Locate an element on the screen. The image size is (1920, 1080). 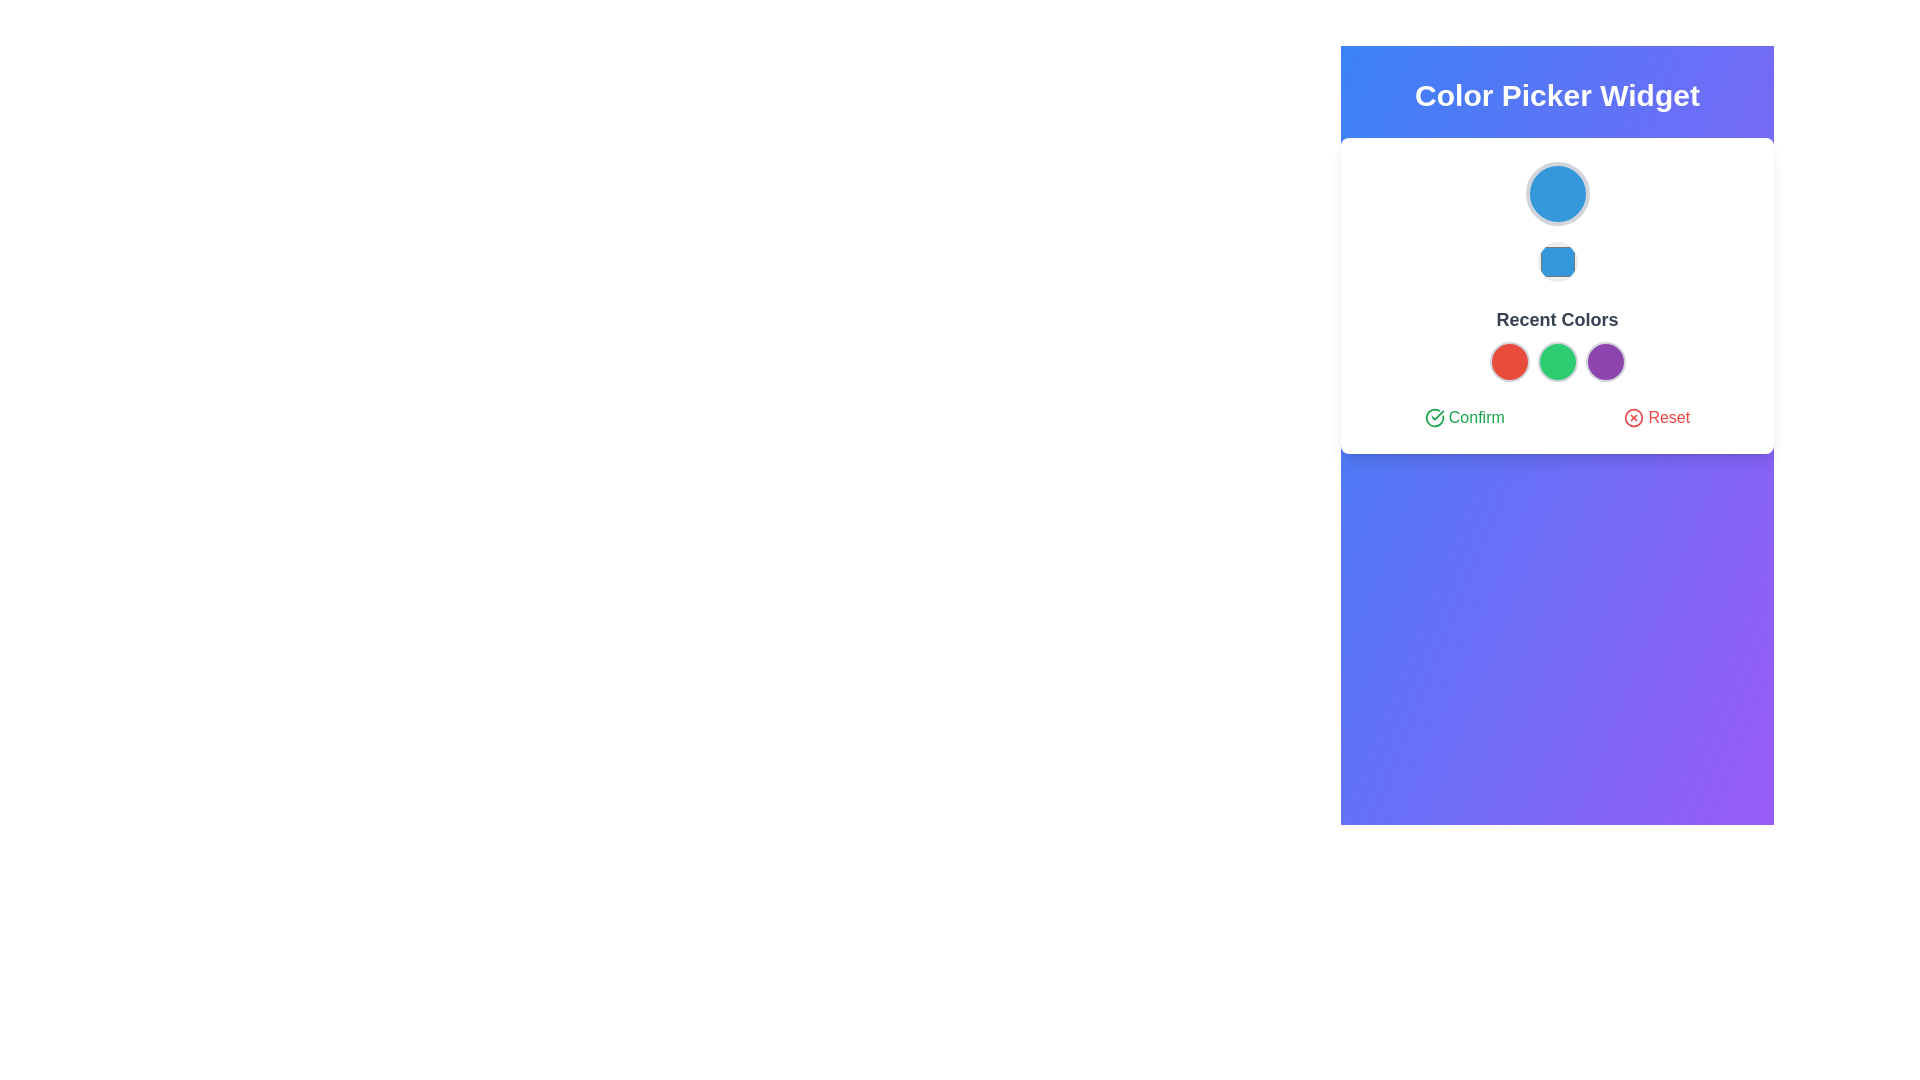
the descriptive label for the reset action positioned at the bottom right of the white card interface, next to the green 'Confirm' button is located at coordinates (1669, 416).